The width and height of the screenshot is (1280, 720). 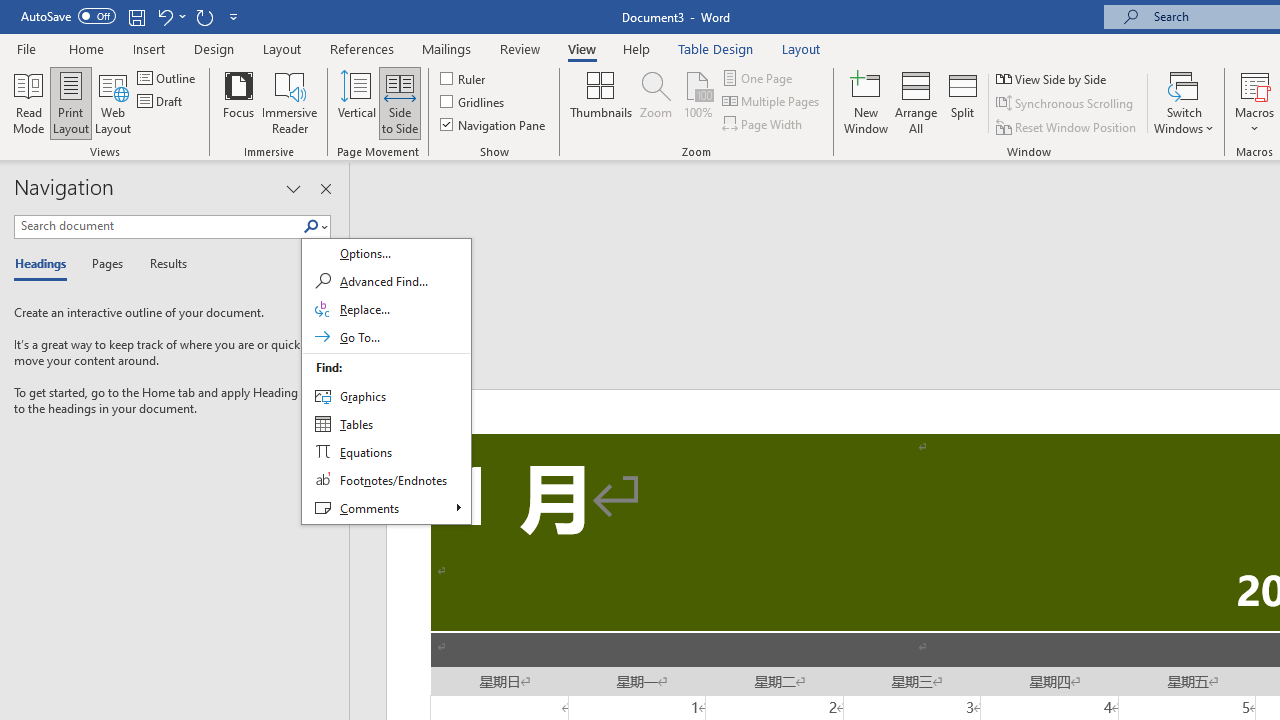 What do you see at coordinates (463, 77) in the screenshot?
I see `'Ruler'` at bounding box center [463, 77].